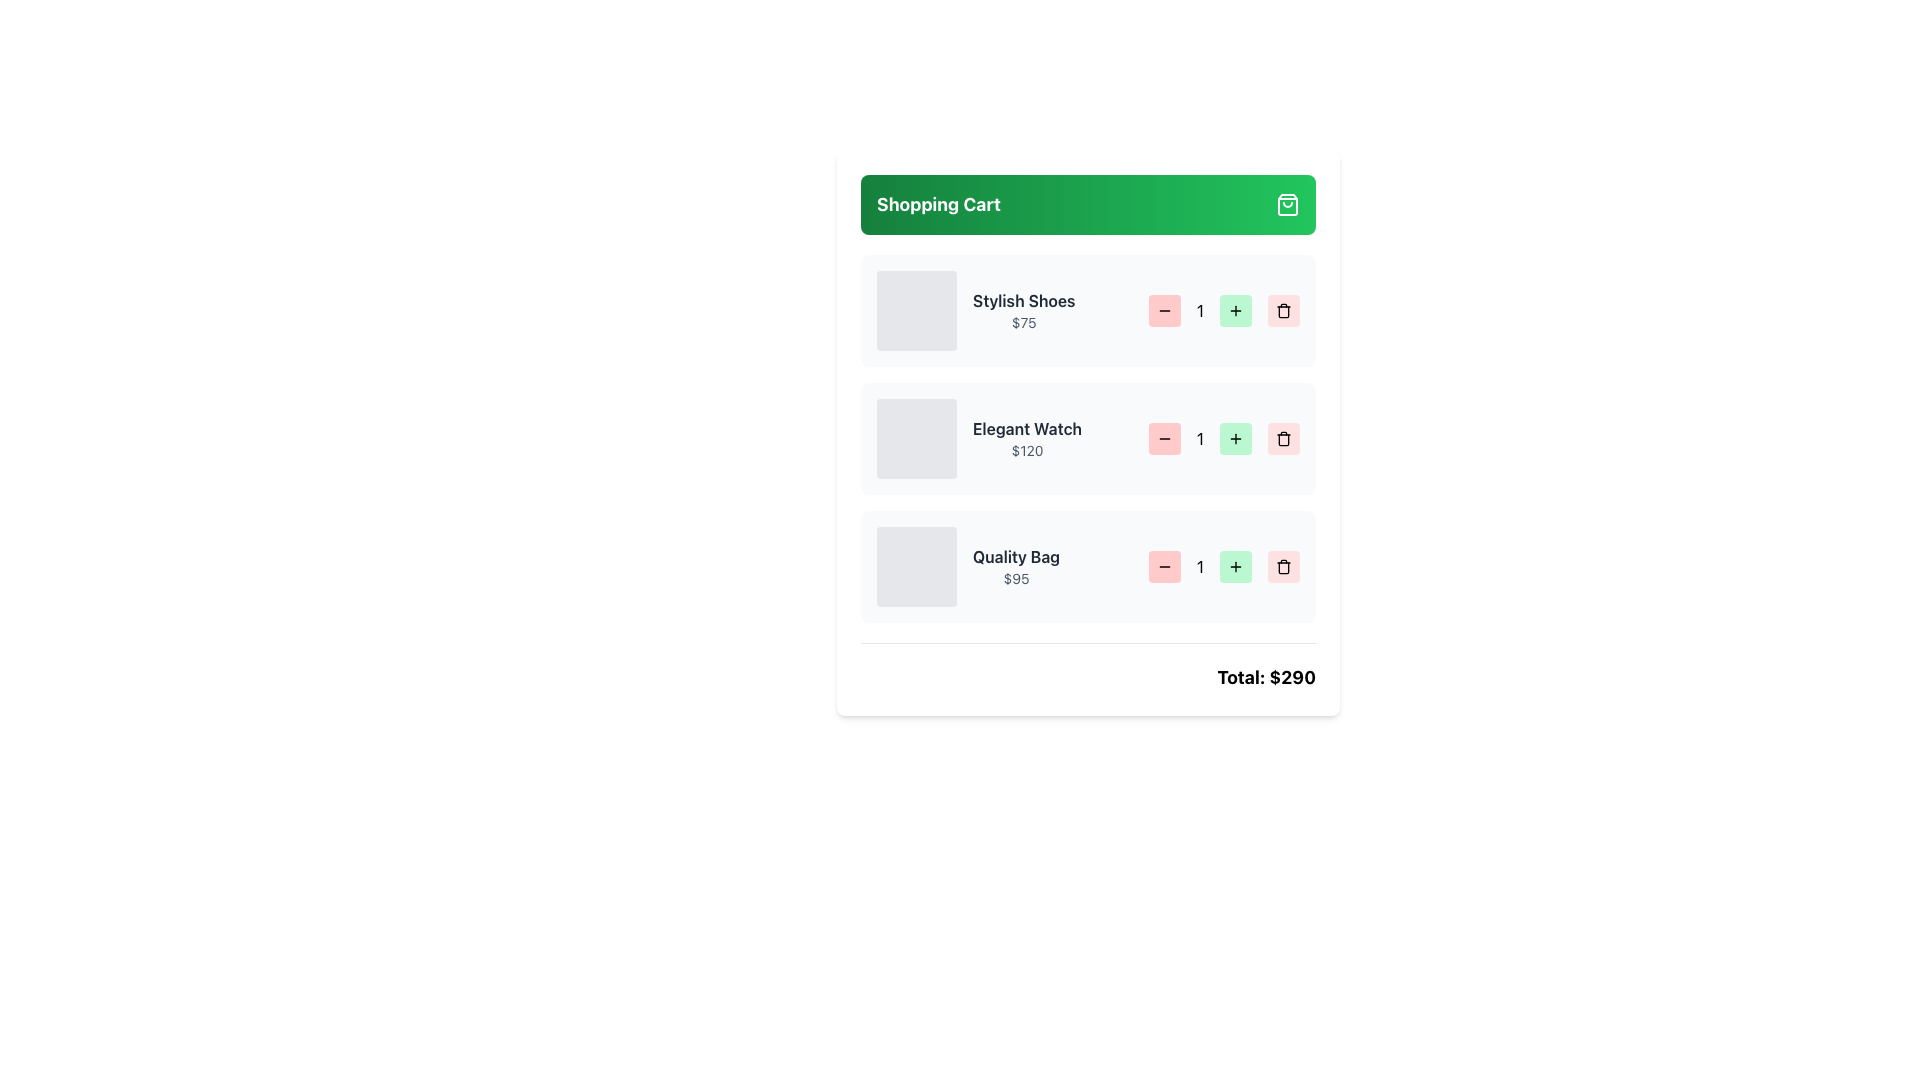 This screenshot has height=1080, width=1920. What do you see at coordinates (1283, 438) in the screenshot?
I see `the trash-bin-shaped icon button with a light red background, located to the right of the green '+' button for the 'Elegant Watch' item in the shopping cart to trigger the hover styling` at bounding box center [1283, 438].